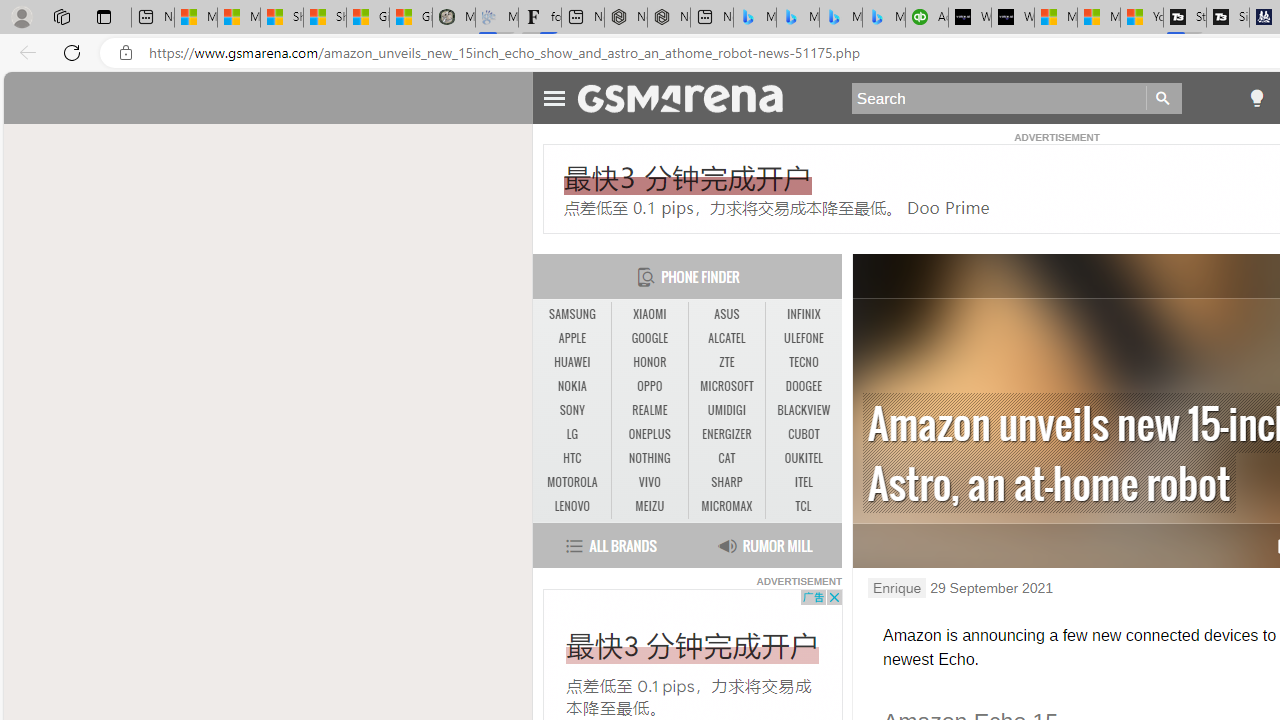  I want to click on 'SONY', so click(571, 409).